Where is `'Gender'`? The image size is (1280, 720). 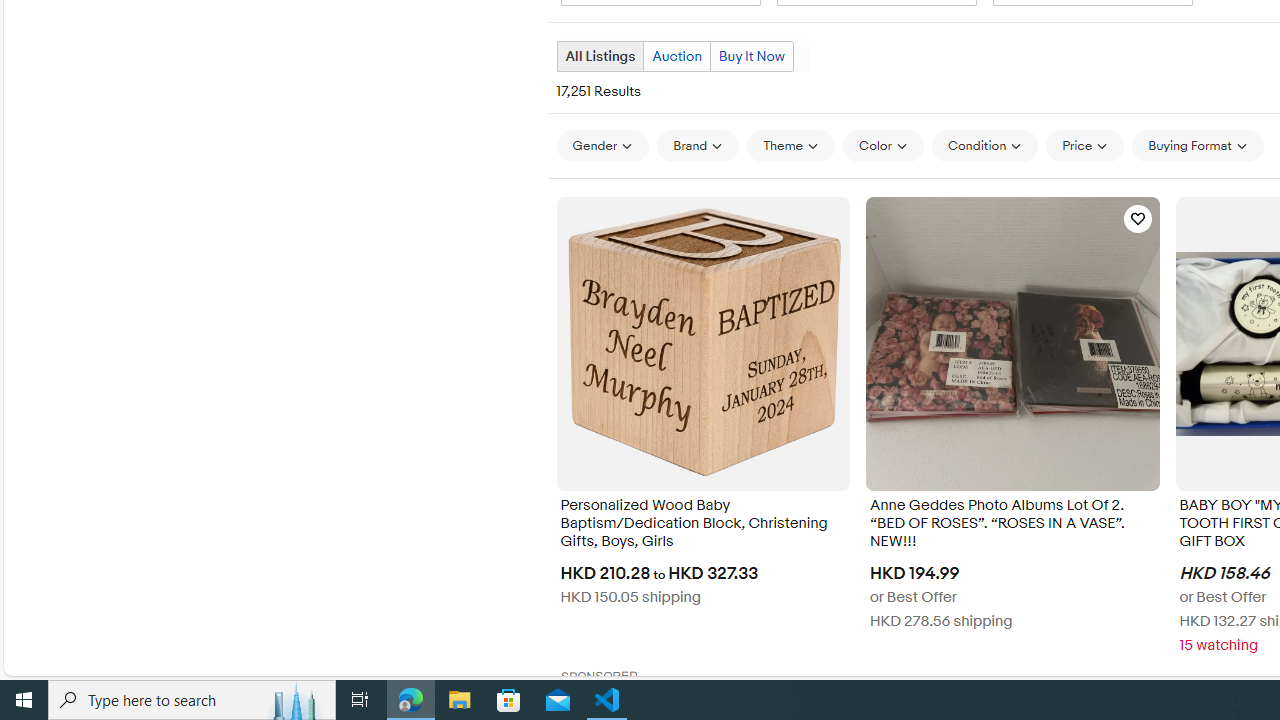 'Gender' is located at coordinates (601, 145).